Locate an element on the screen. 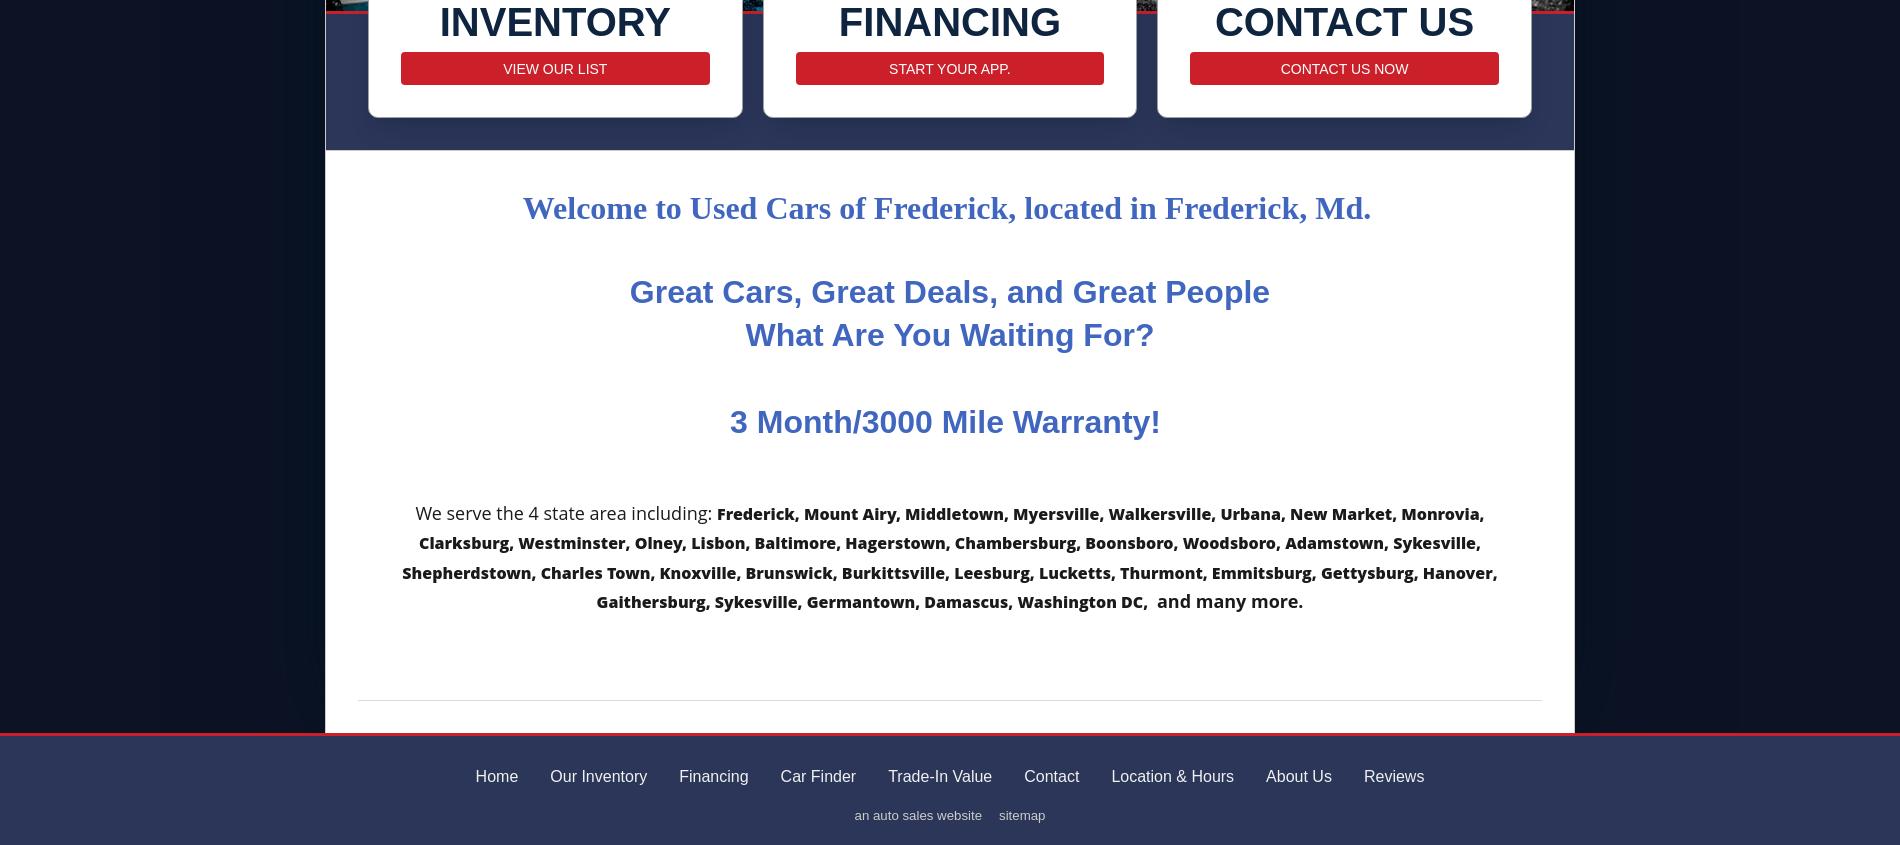 Image resolution: width=1900 pixels, height=845 pixels. 'an auto sales website' is located at coordinates (853, 815).